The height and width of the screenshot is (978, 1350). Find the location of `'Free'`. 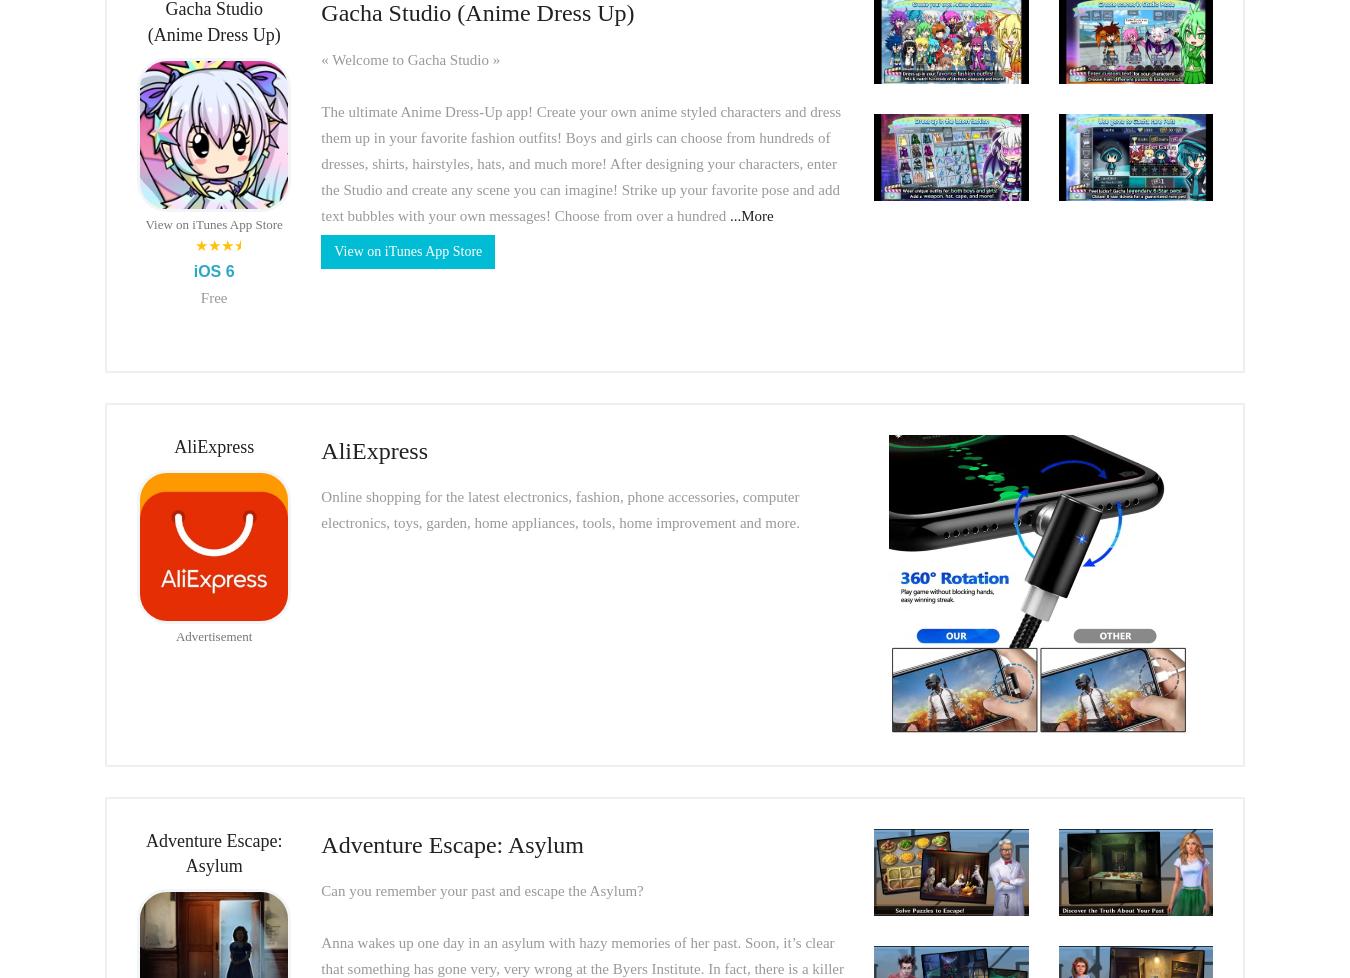

'Free' is located at coordinates (213, 296).